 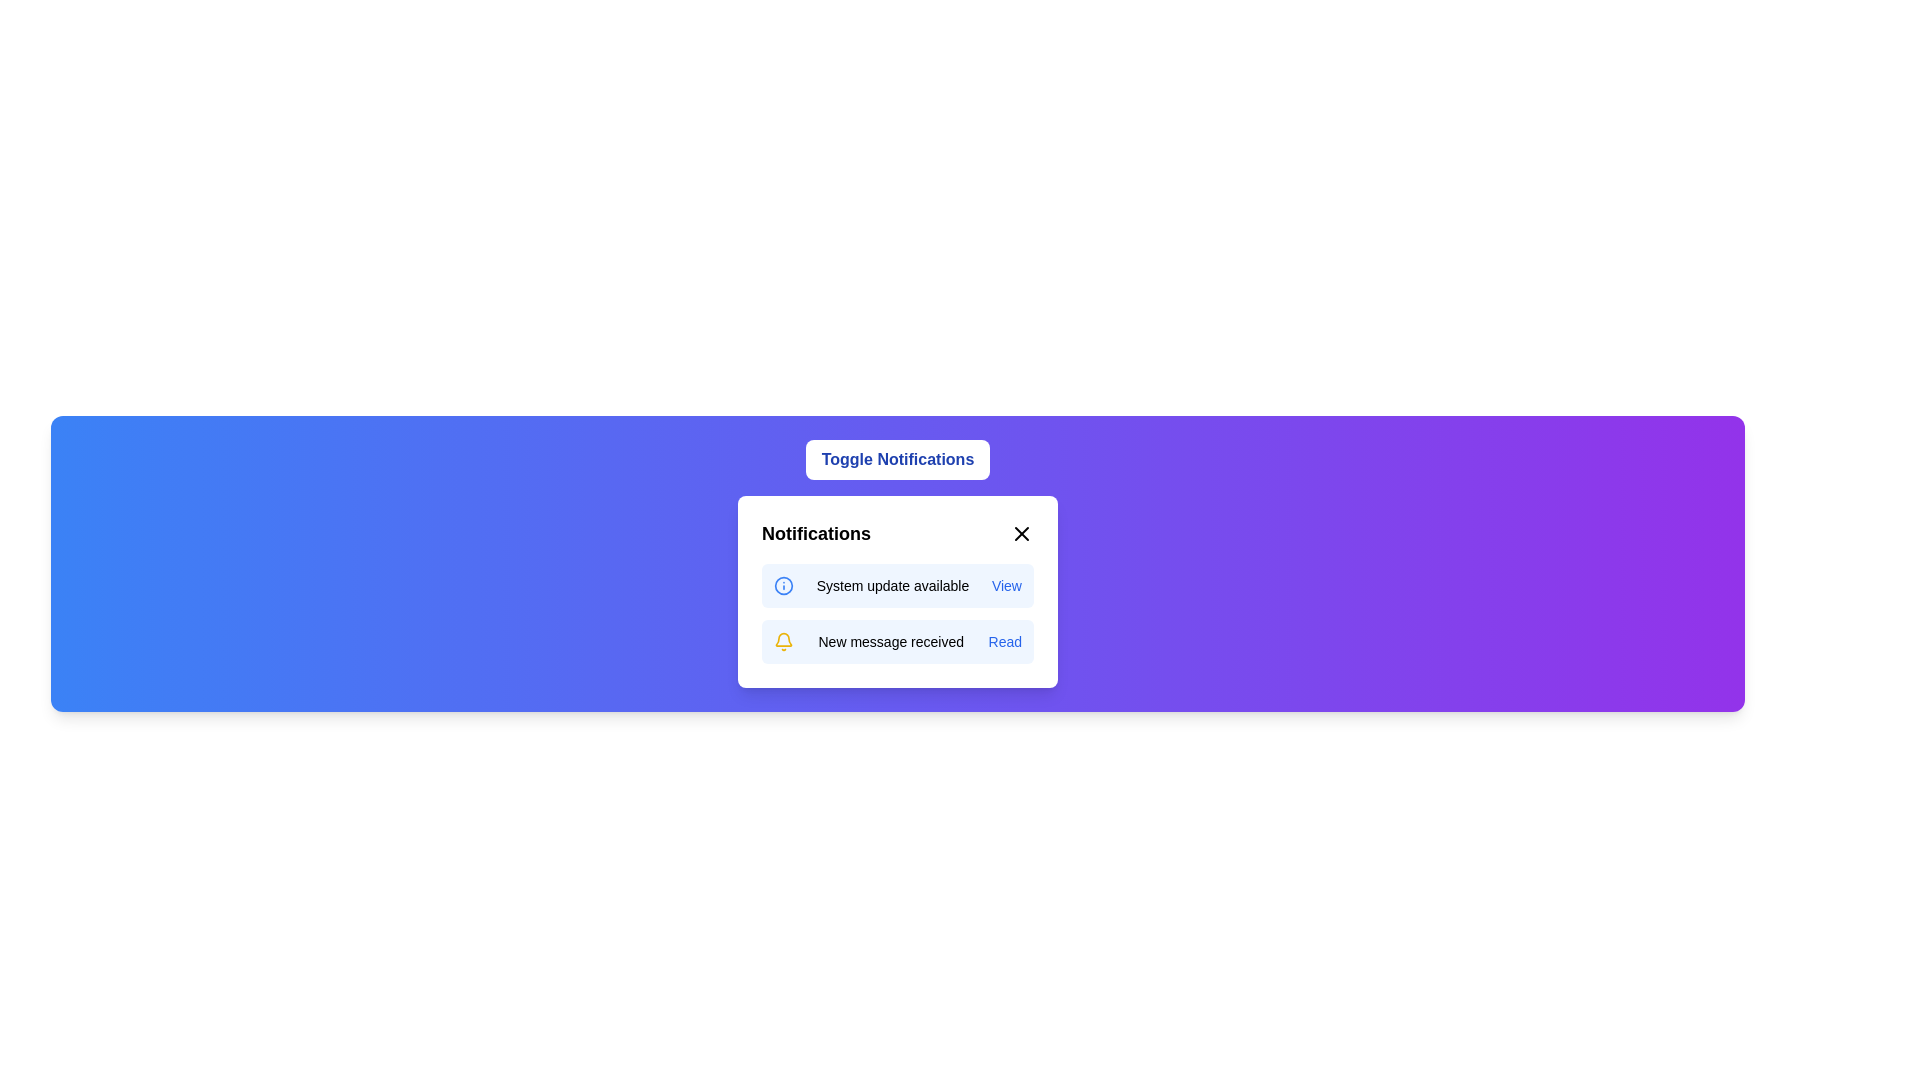 What do you see at coordinates (896, 641) in the screenshot?
I see `the second notification item that displays 'New message received' with a yellow bell icon and a blue 'Read' link` at bounding box center [896, 641].